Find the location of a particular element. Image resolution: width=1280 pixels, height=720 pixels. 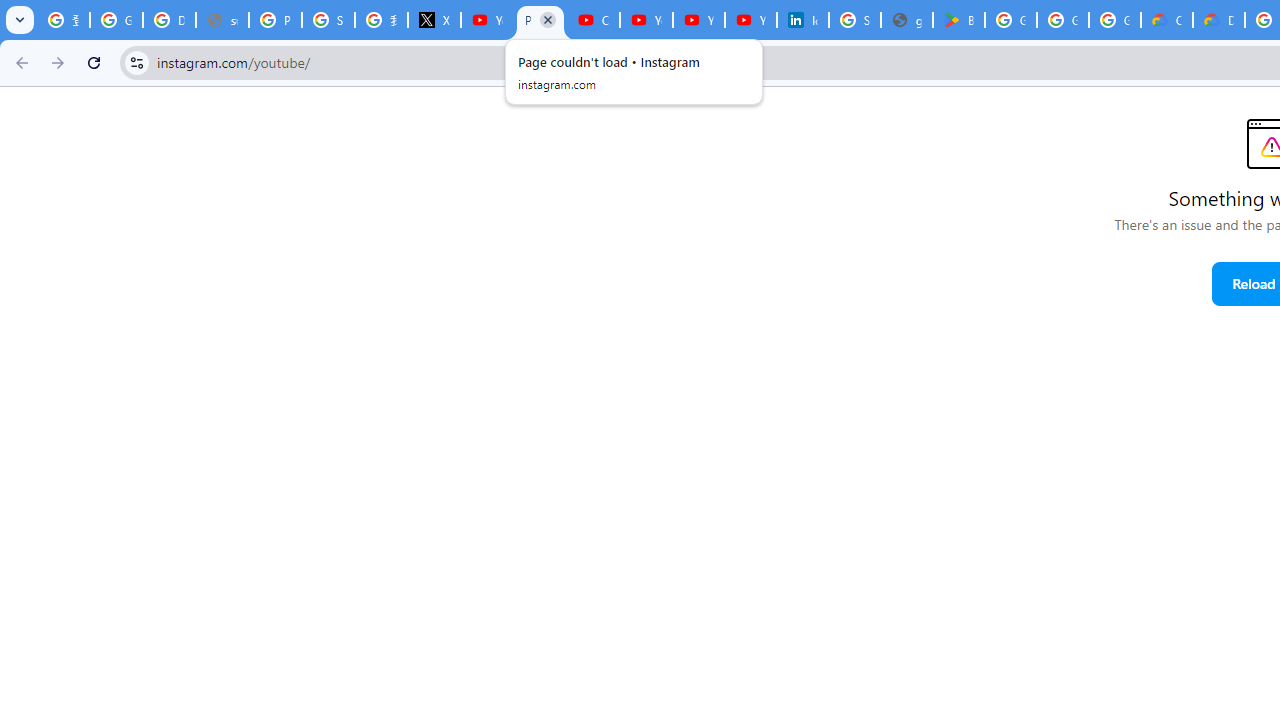

'YouTube Culture & Trends - YouTube Top 10, 2021' is located at coordinates (698, 20).